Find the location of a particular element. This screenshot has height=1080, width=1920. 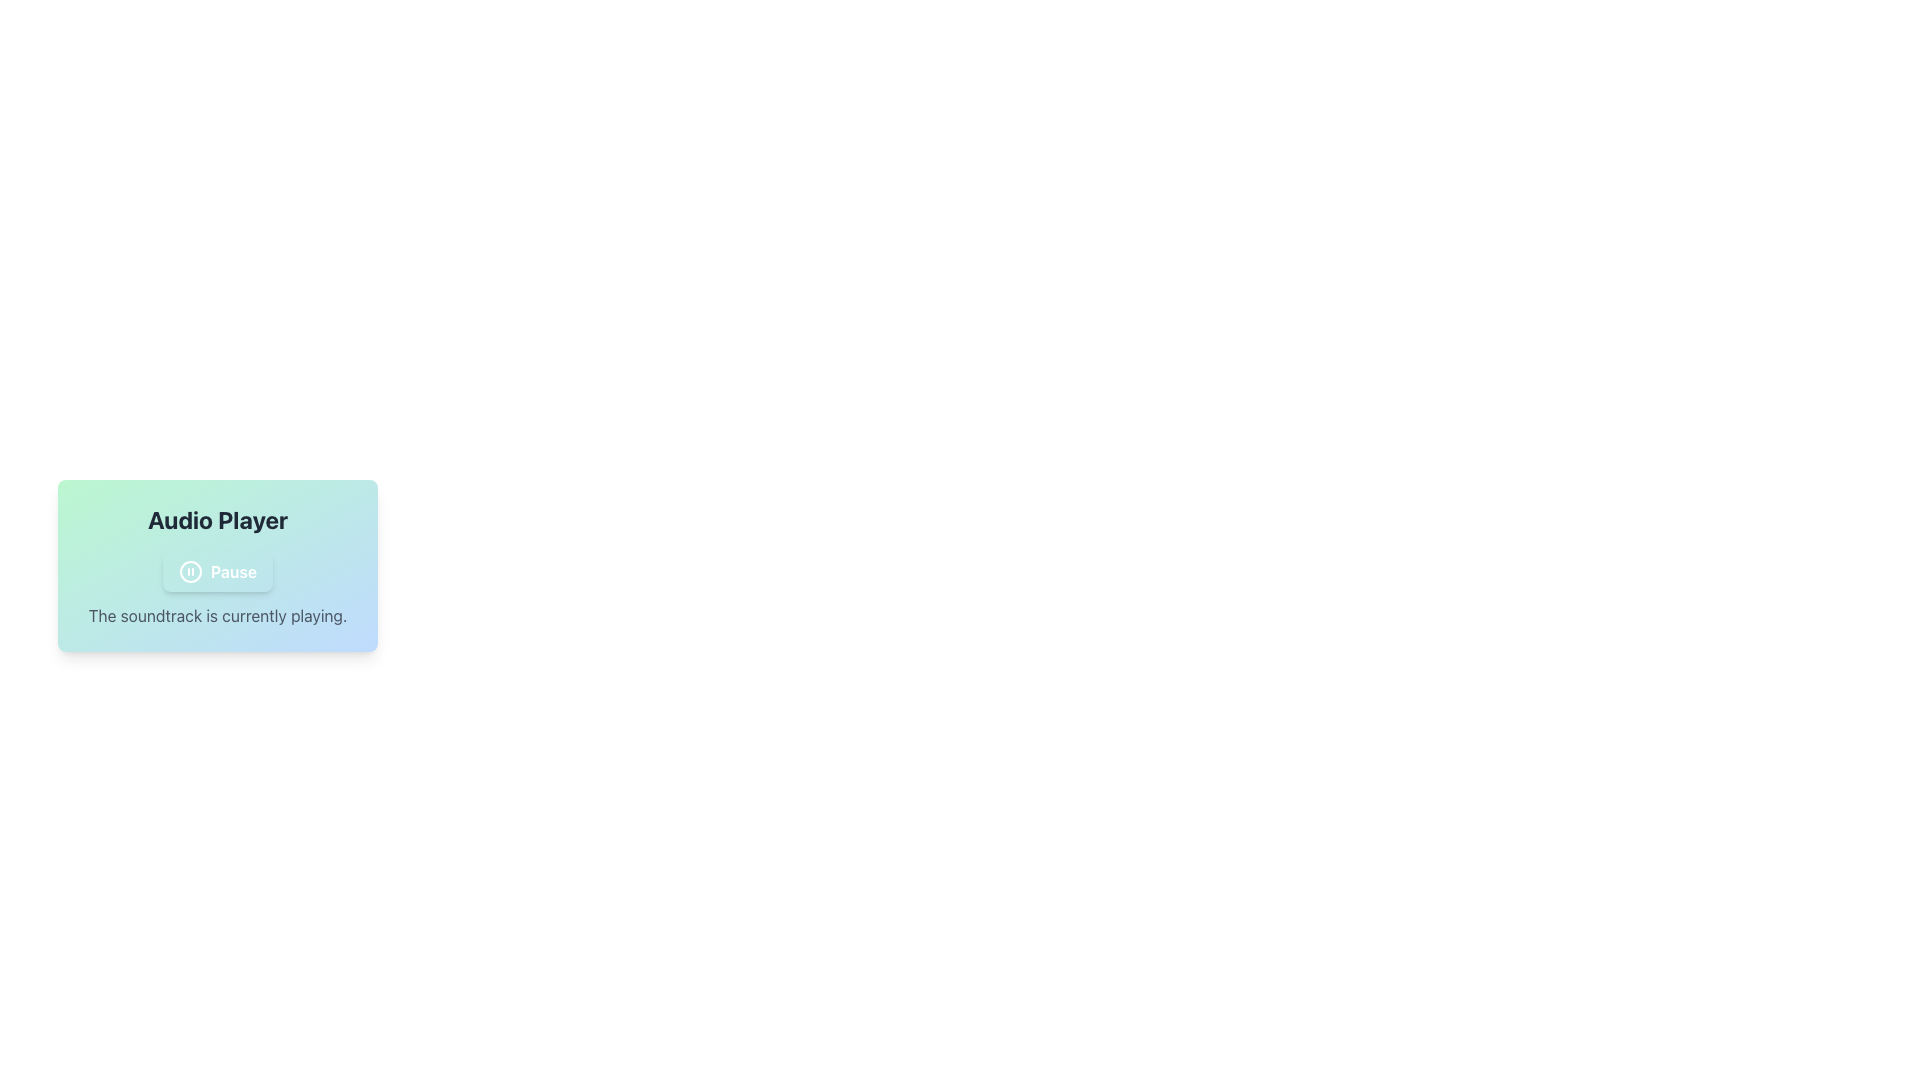

the visual representation of the pause icon in the audio player, located at the center of the button labeled 'Pause.' is located at coordinates (191, 571).